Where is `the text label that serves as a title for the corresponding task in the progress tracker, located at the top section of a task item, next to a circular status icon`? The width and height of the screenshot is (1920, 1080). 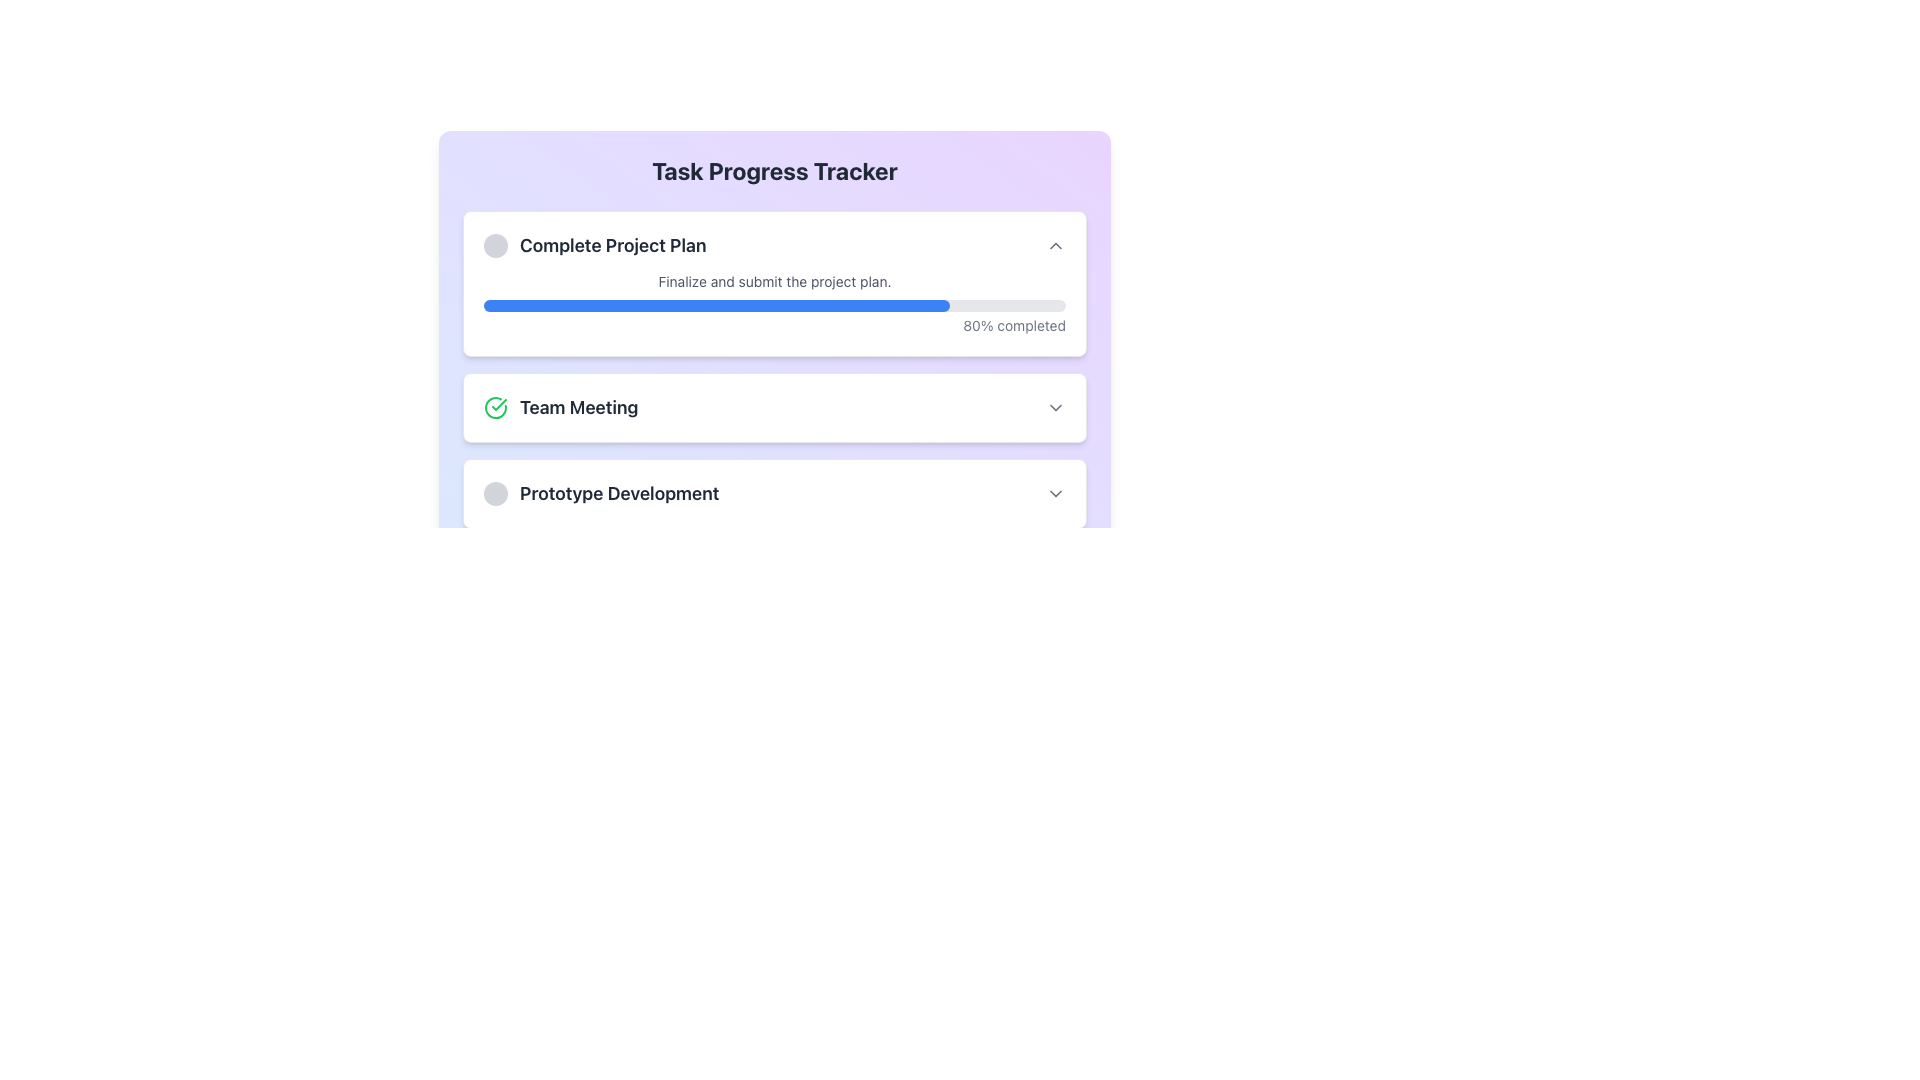 the text label that serves as a title for the corresponding task in the progress tracker, located at the top section of a task item, next to a circular status icon is located at coordinates (594, 245).